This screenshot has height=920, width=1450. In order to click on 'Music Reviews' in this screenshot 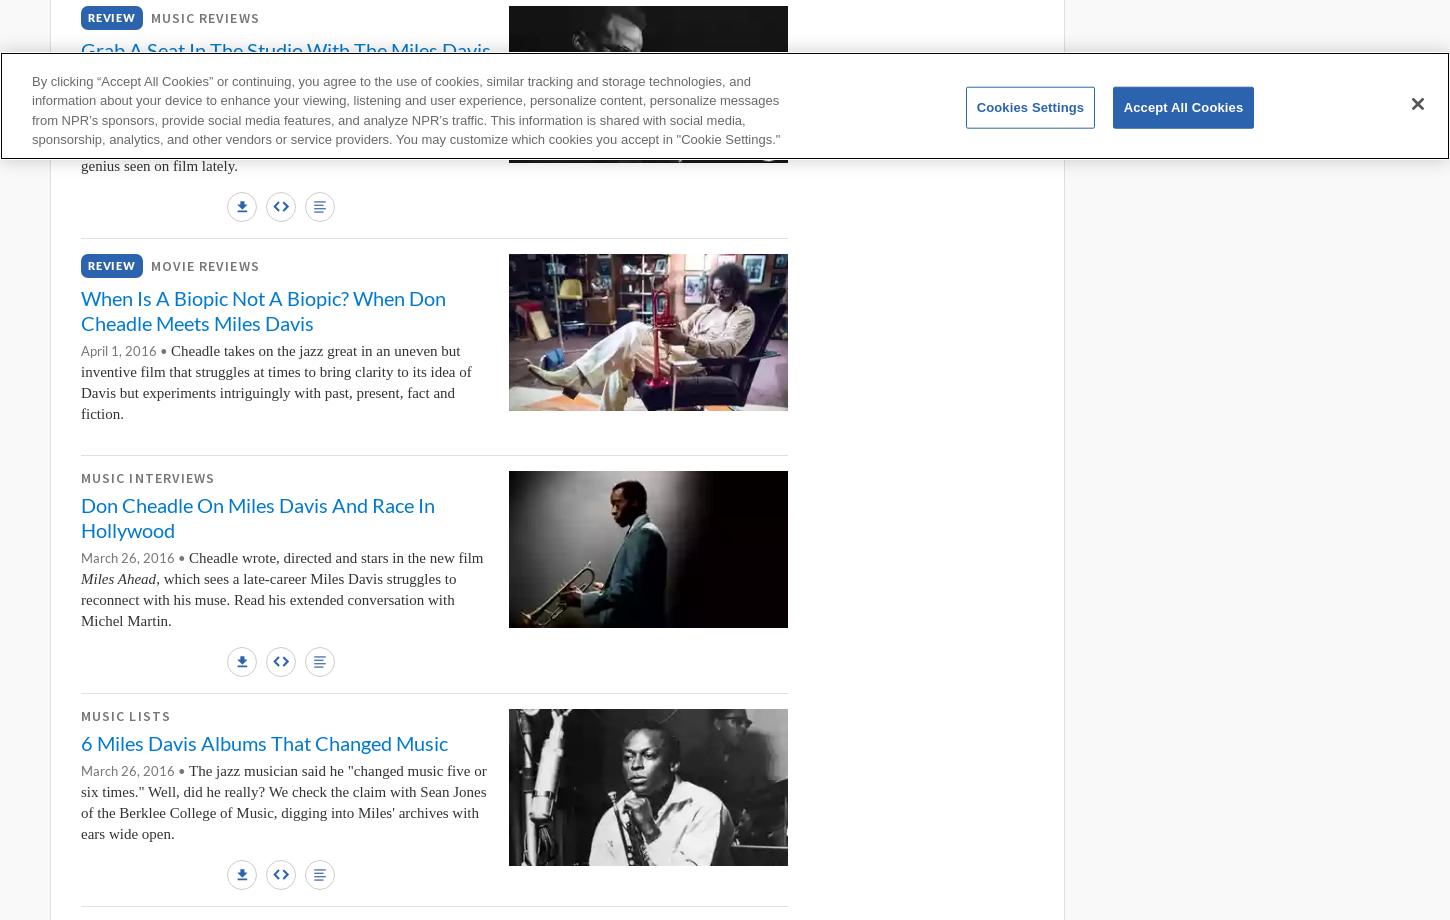, I will do `click(203, 17)`.